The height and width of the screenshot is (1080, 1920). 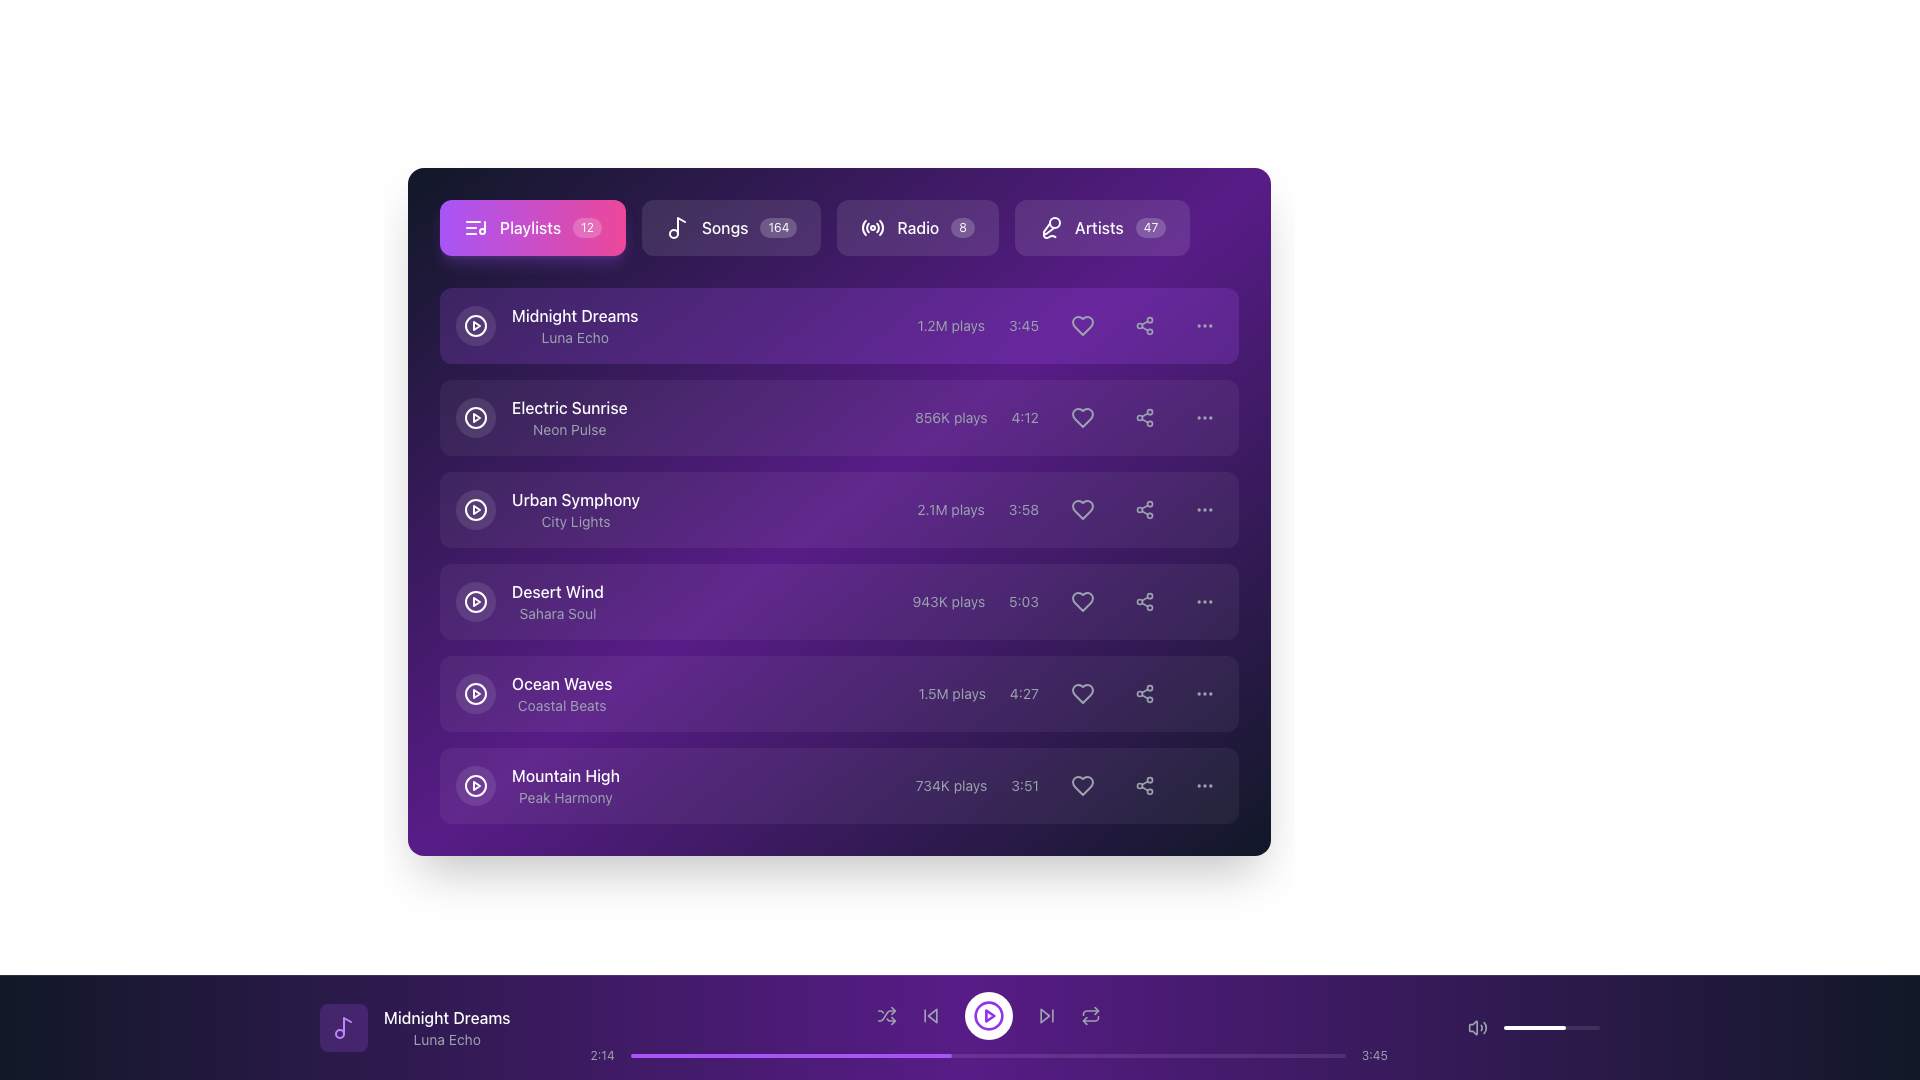 What do you see at coordinates (886, 1015) in the screenshot?
I see `the Icon button located at the bottom left of the interface` at bounding box center [886, 1015].